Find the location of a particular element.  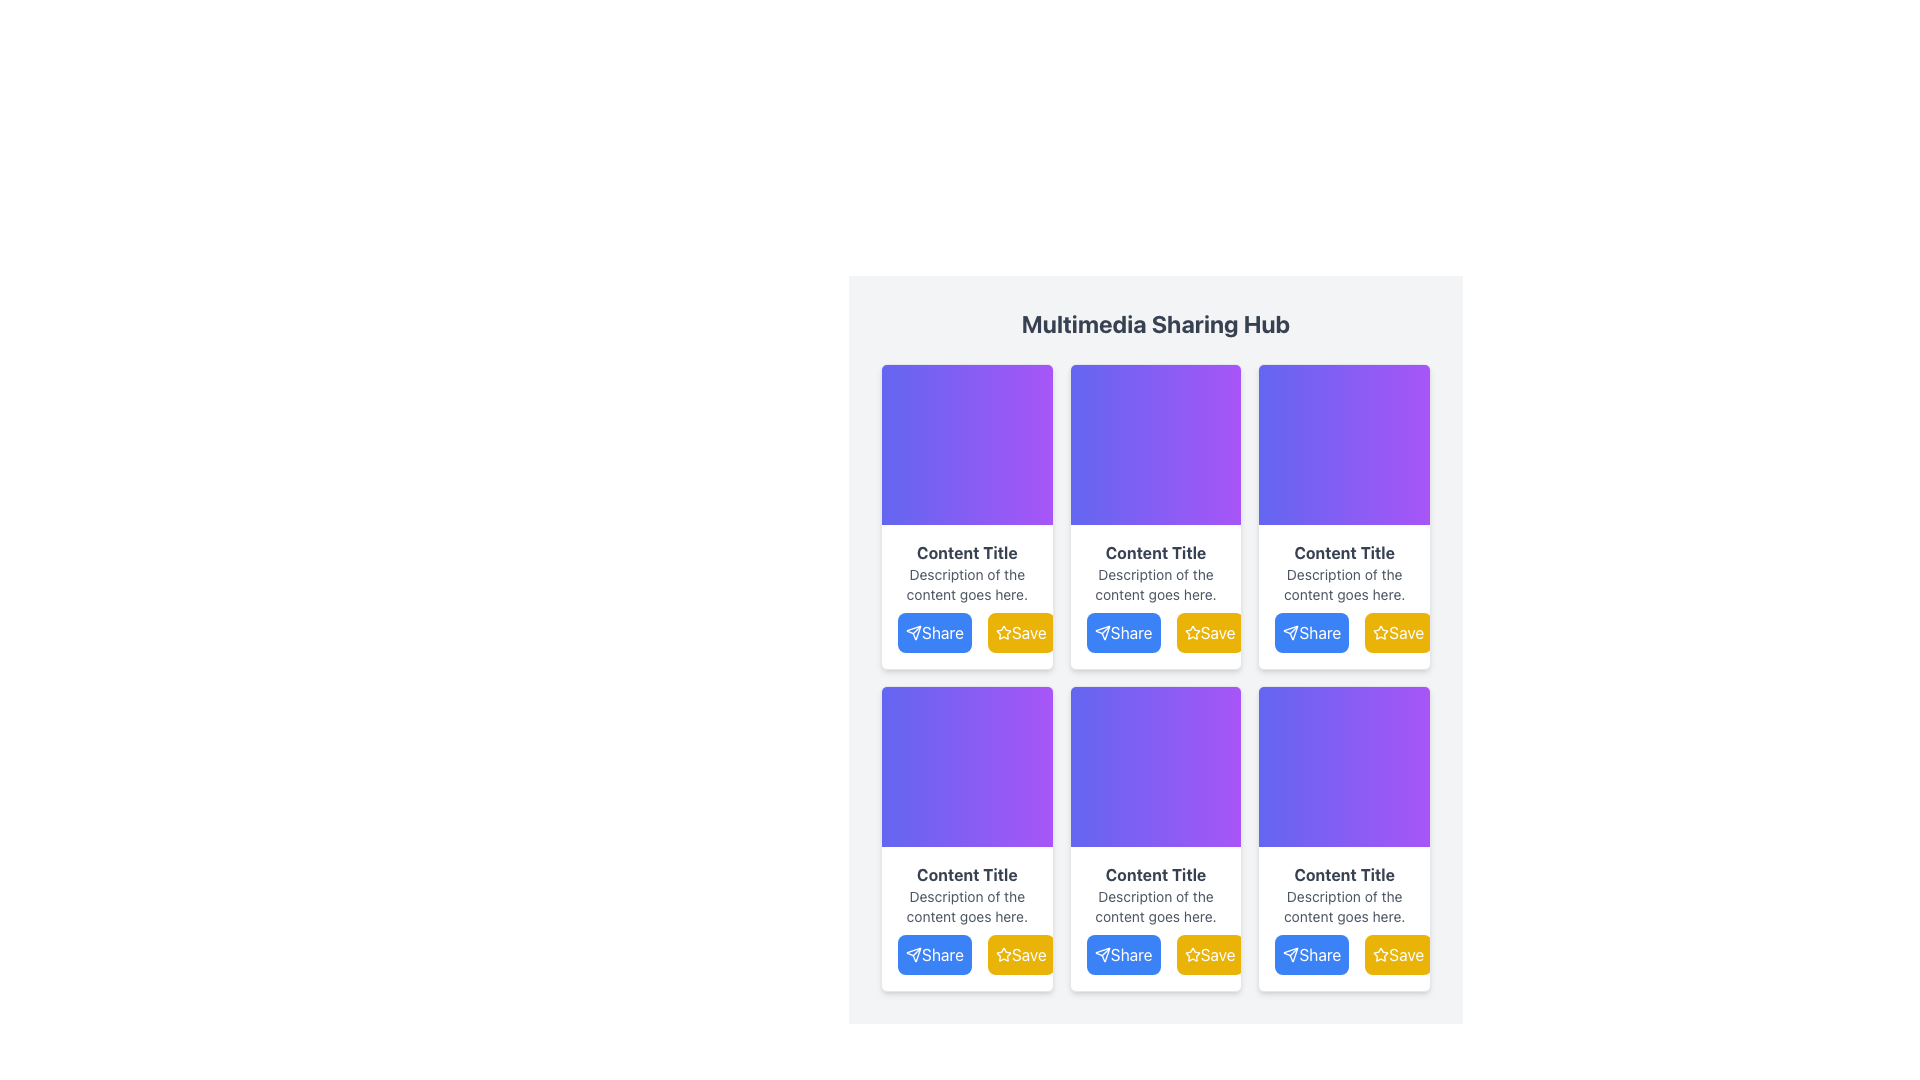

the Decorative section with a gradient background located in the top rectangular section of the third card in the first row, above the 'Content Title' is located at coordinates (1344, 443).